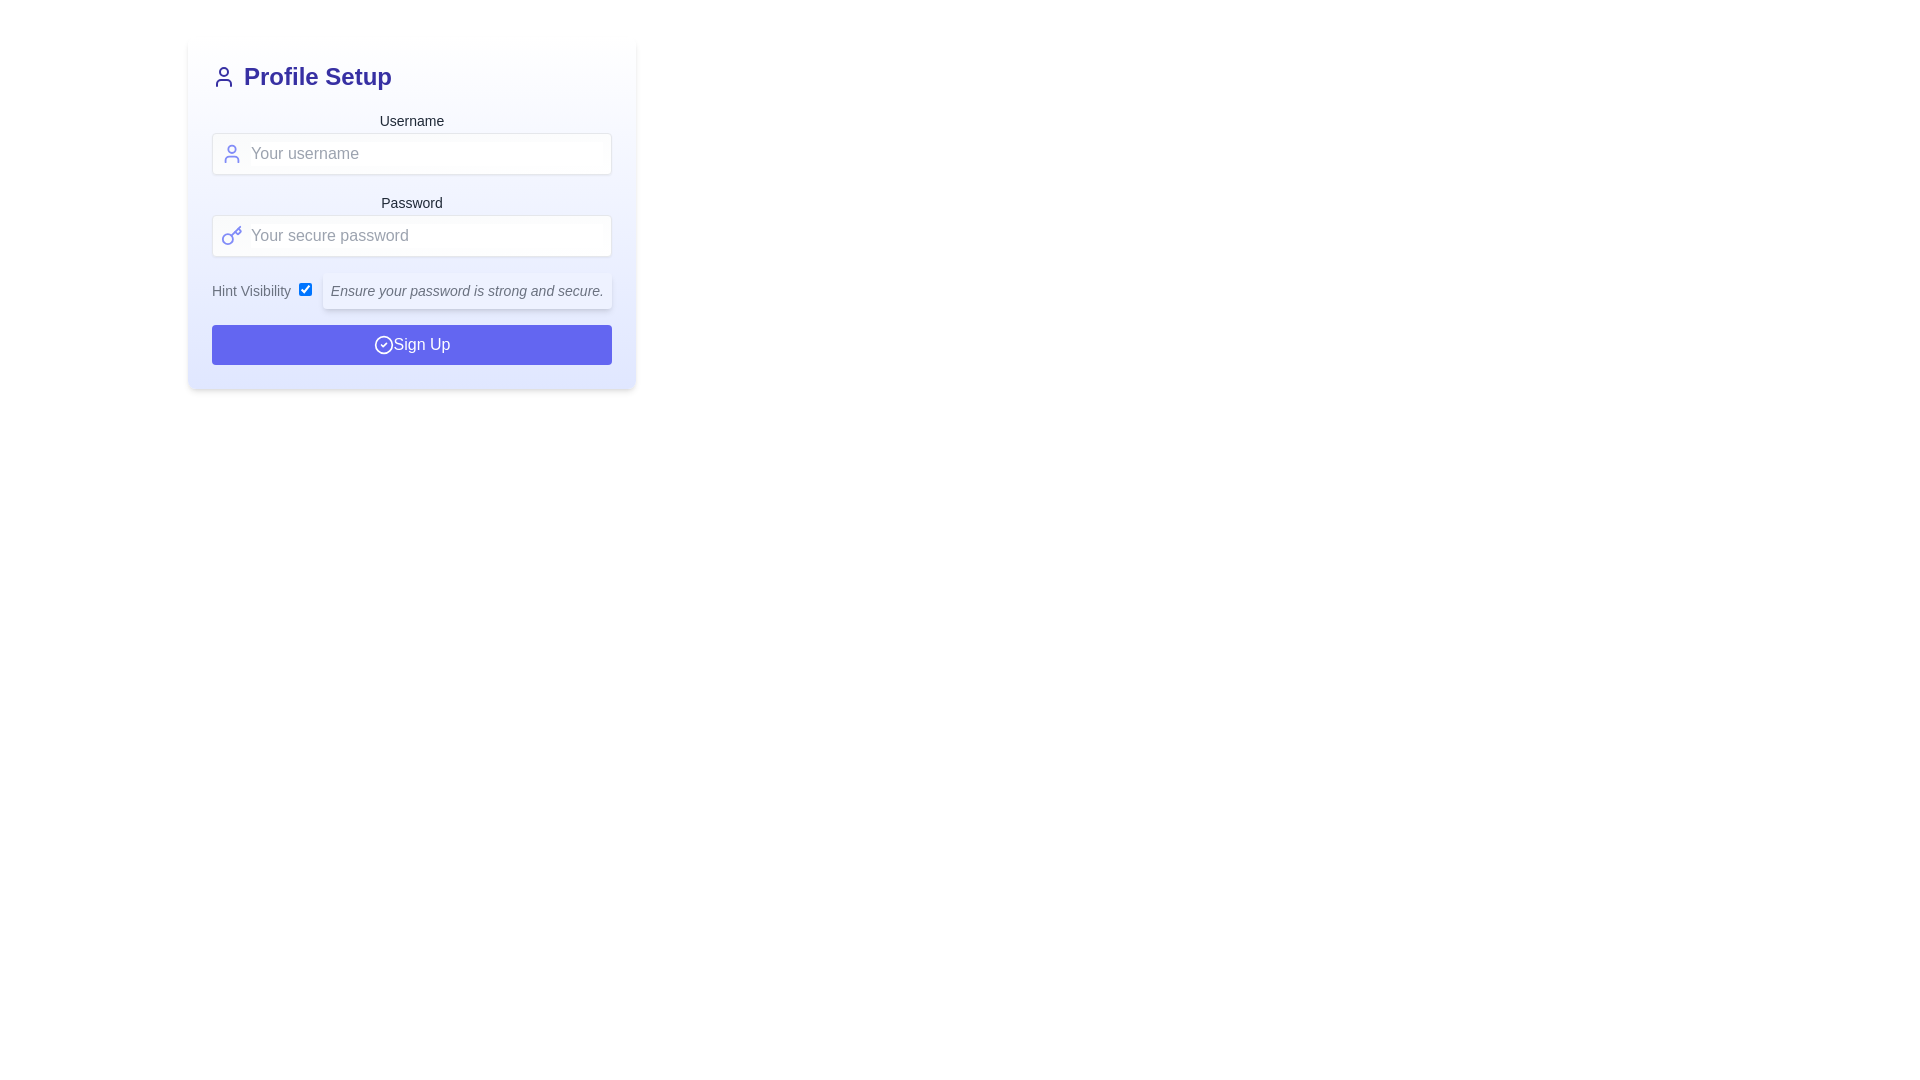 The image size is (1920, 1080). What do you see at coordinates (232, 153) in the screenshot?
I see `the stylized user silhouette icon located at the far left of the 'Your username' input field in the top-left corner of the form card` at bounding box center [232, 153].